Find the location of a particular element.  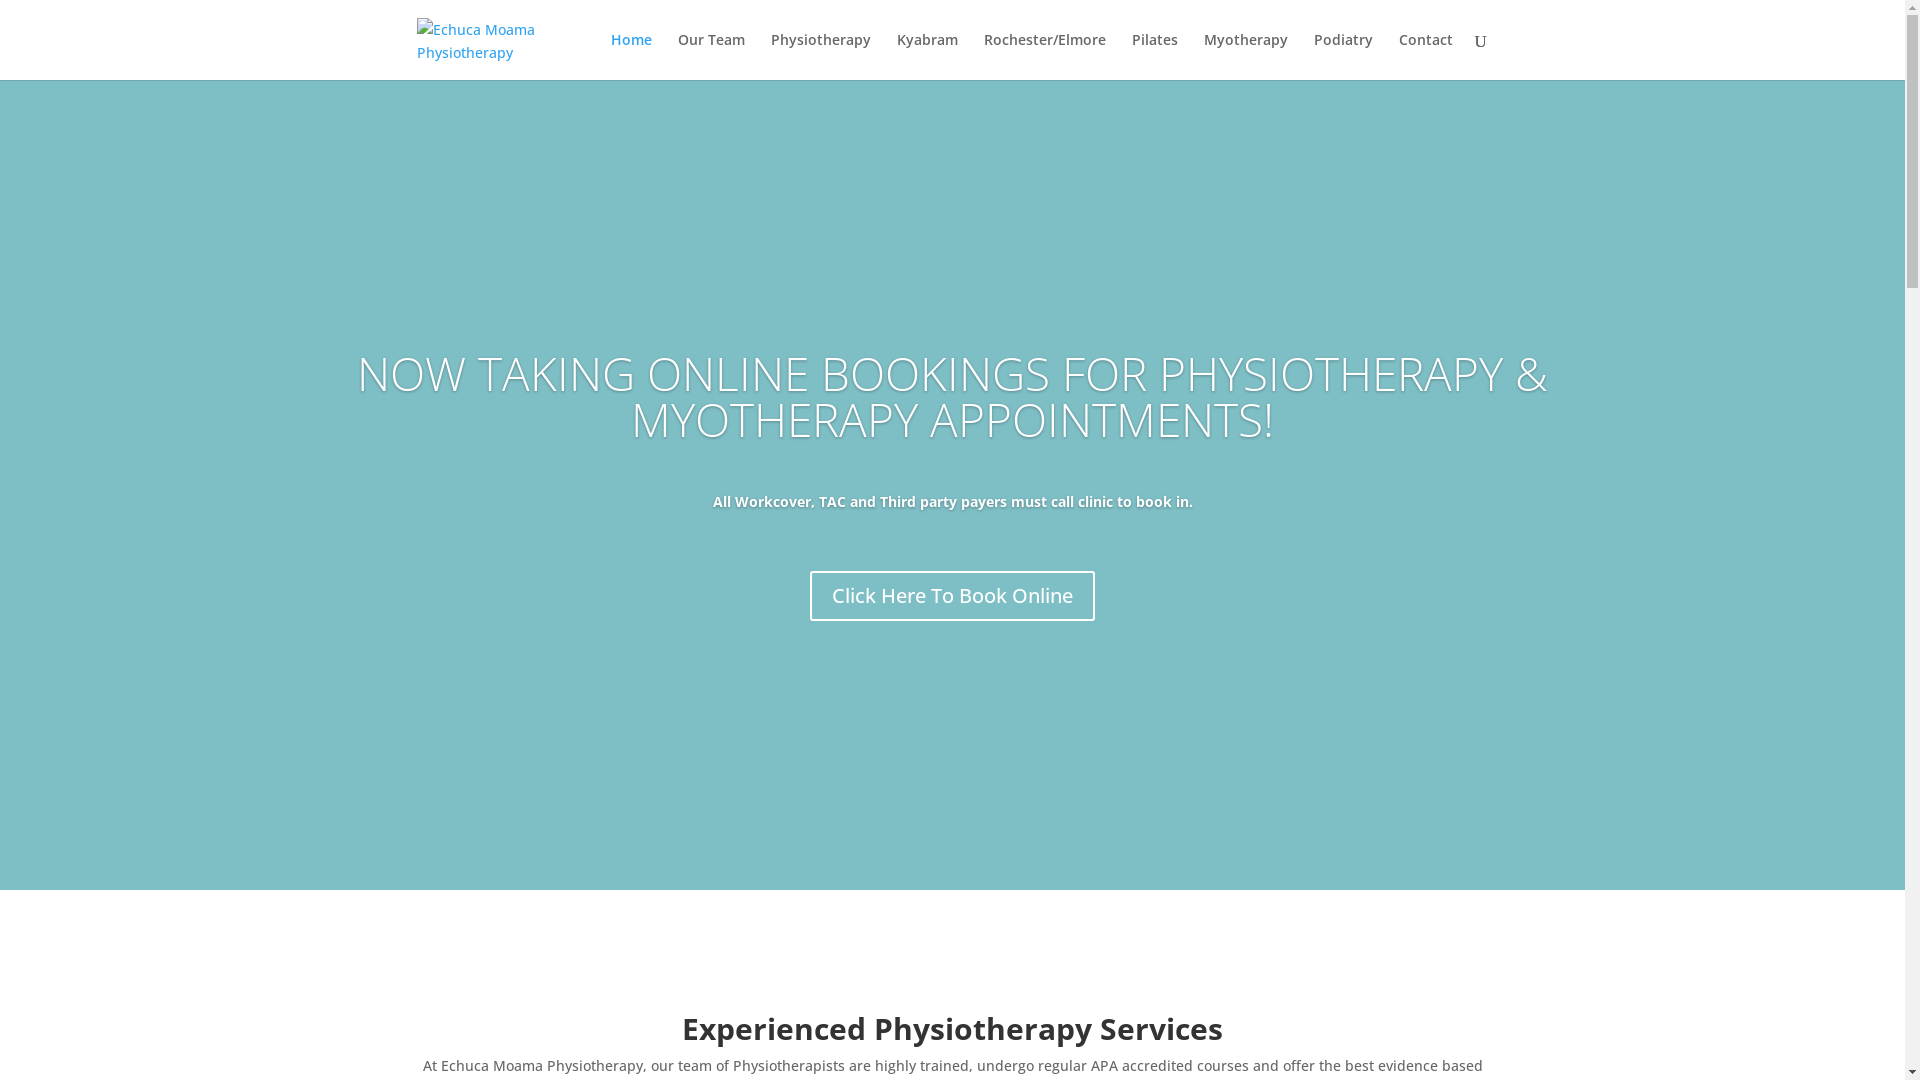

'Home' is located at coordinates (629, 55).